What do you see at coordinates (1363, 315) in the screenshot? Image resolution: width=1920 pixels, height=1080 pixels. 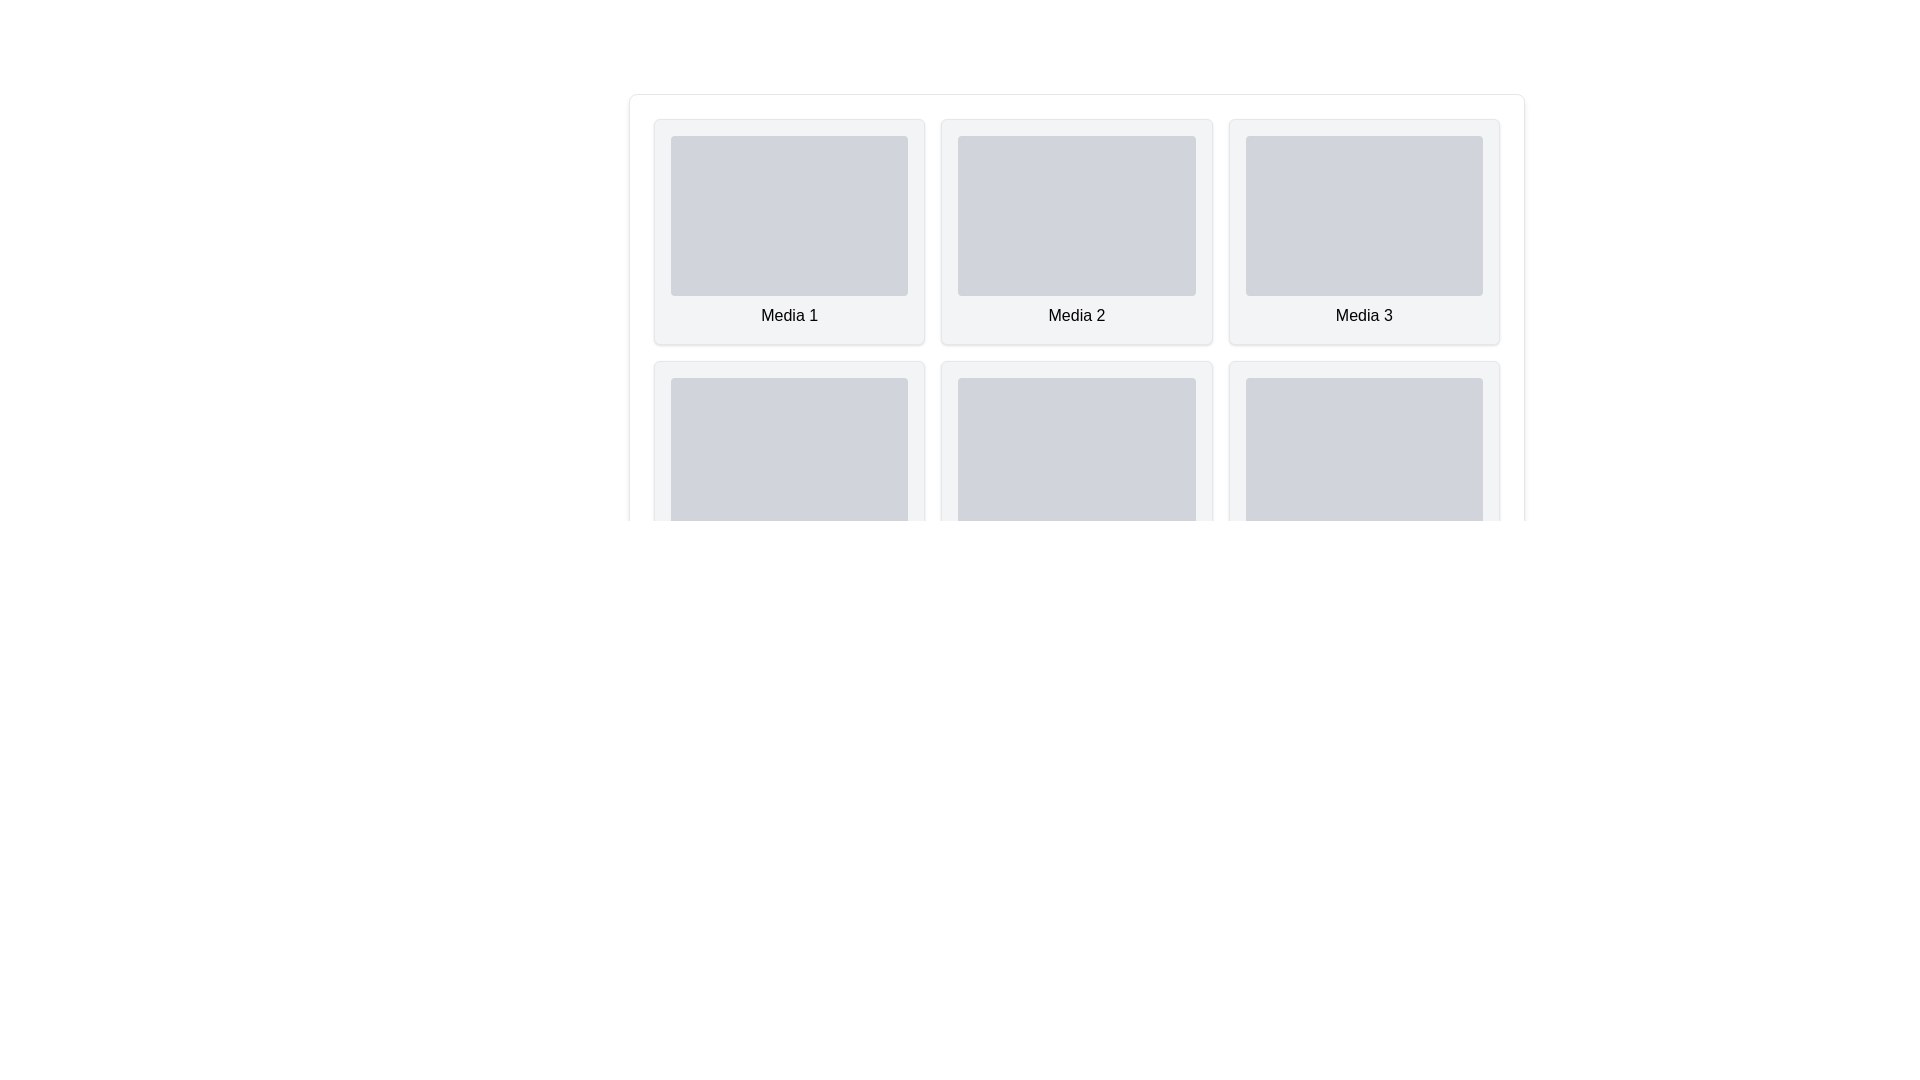 I see `Text Label element located in the lower section of the third card in a horizontal series, which describes the media content above it` at bounding box center [1363, 315].